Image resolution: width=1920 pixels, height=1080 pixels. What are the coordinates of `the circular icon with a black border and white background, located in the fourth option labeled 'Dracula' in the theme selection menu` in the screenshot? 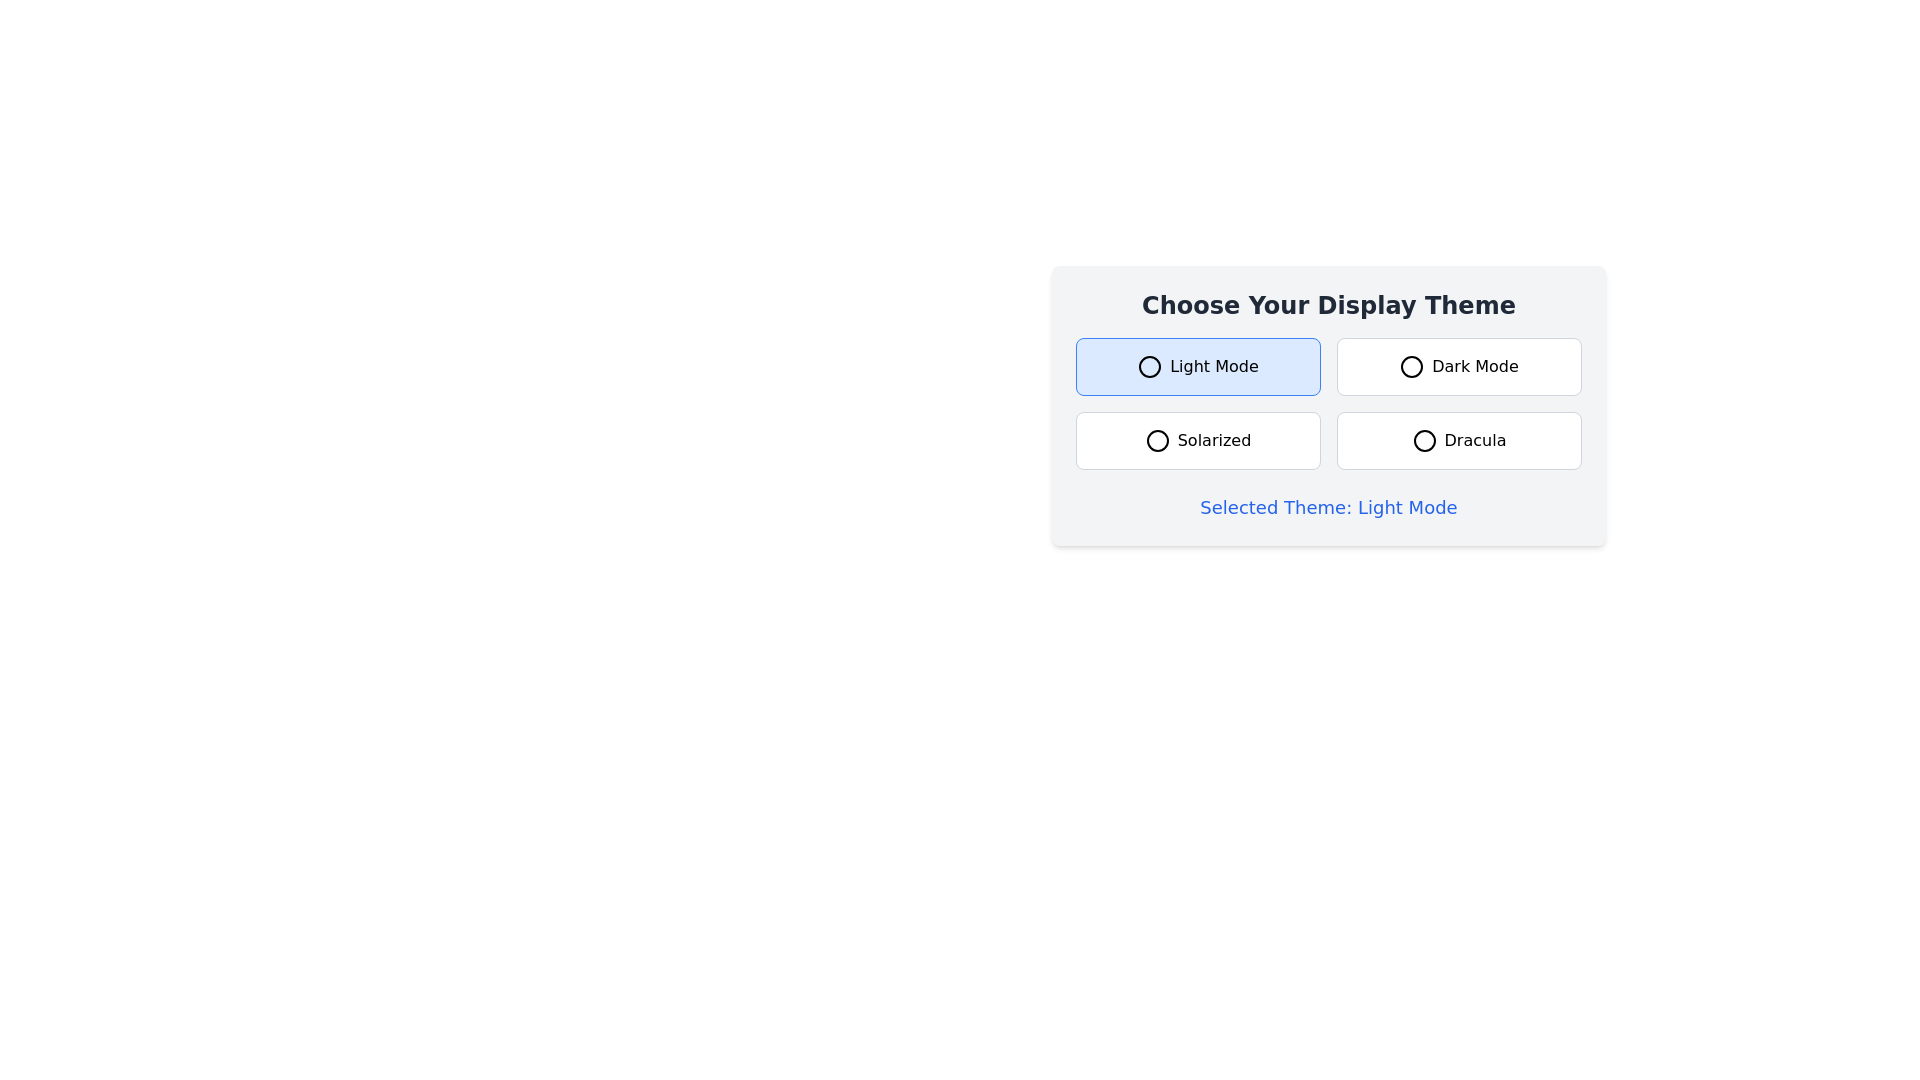 It's located at (1423, 439).